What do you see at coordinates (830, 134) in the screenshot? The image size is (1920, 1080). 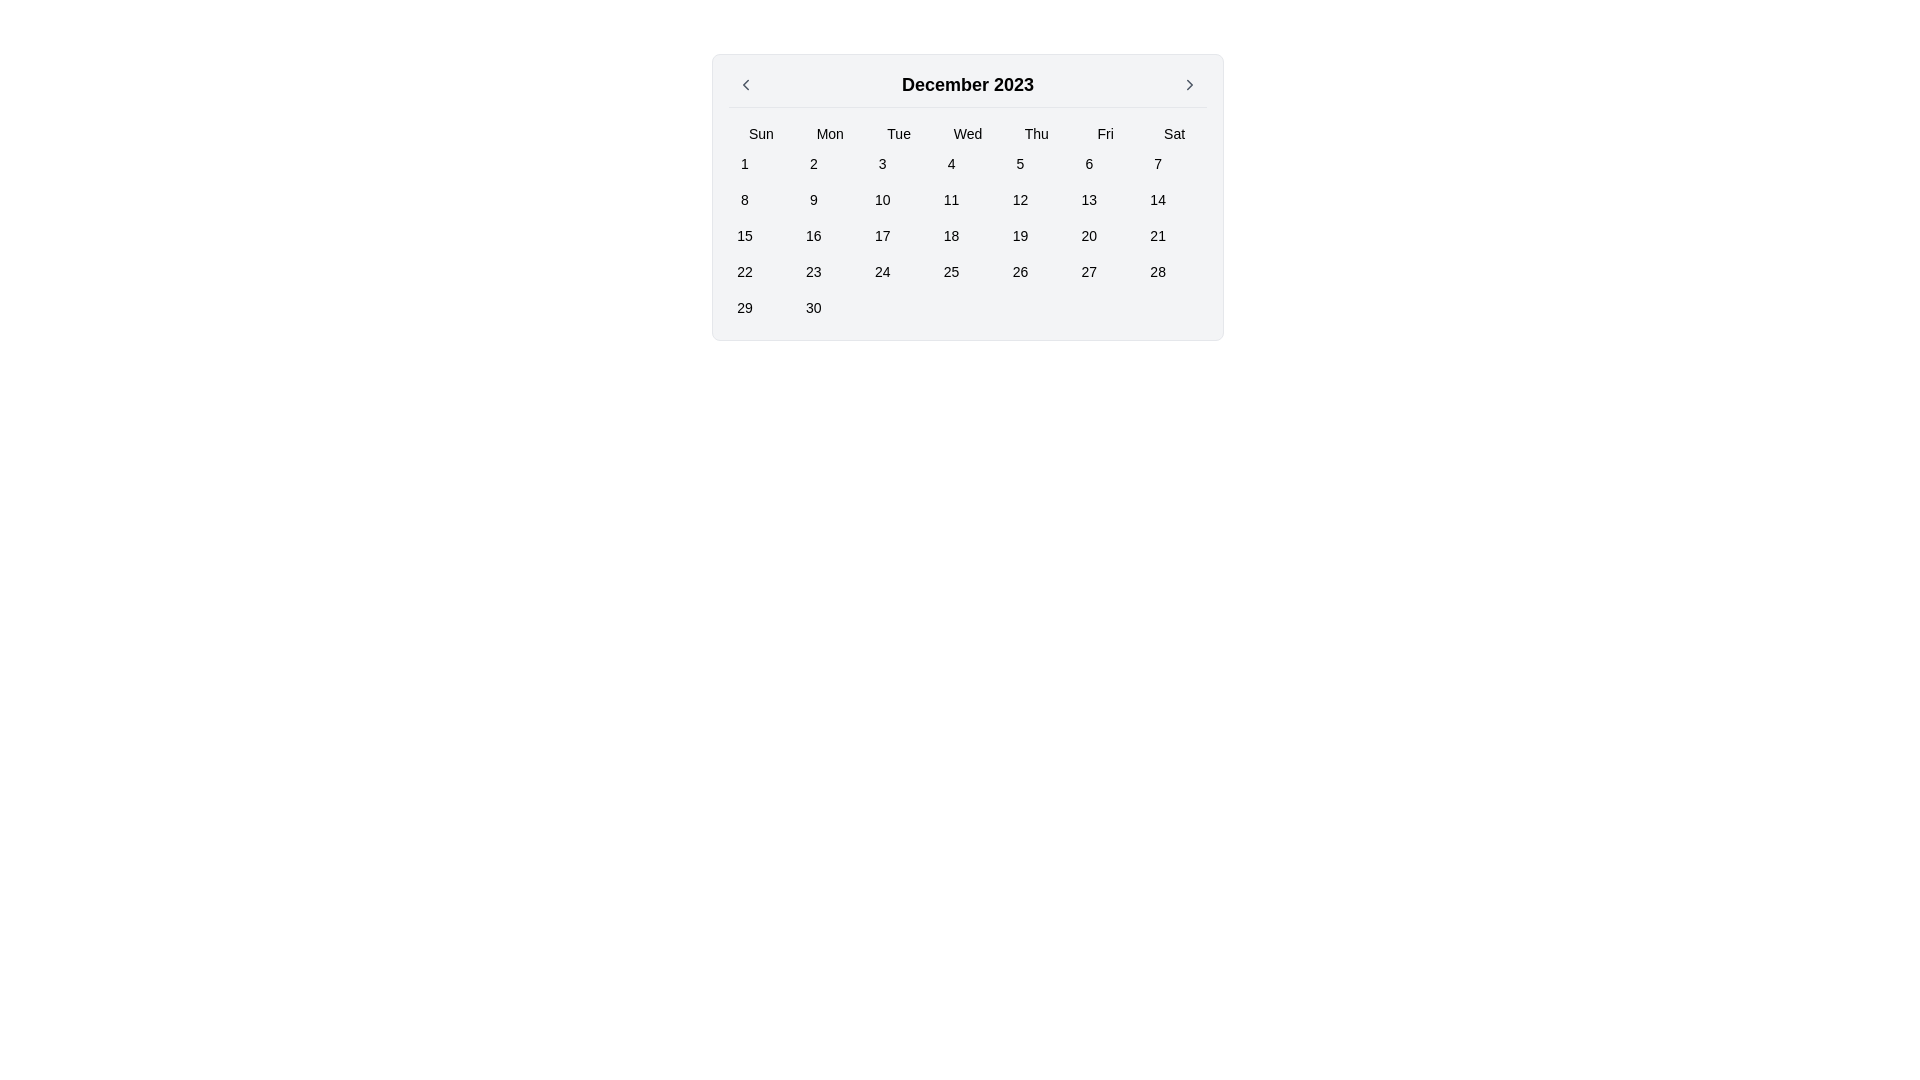 I see `the Monday label in the calendar interface, which is the second weekday header in the topmost row, located between 'Sun' and 'Tue'` at bounding box center [830, 134].